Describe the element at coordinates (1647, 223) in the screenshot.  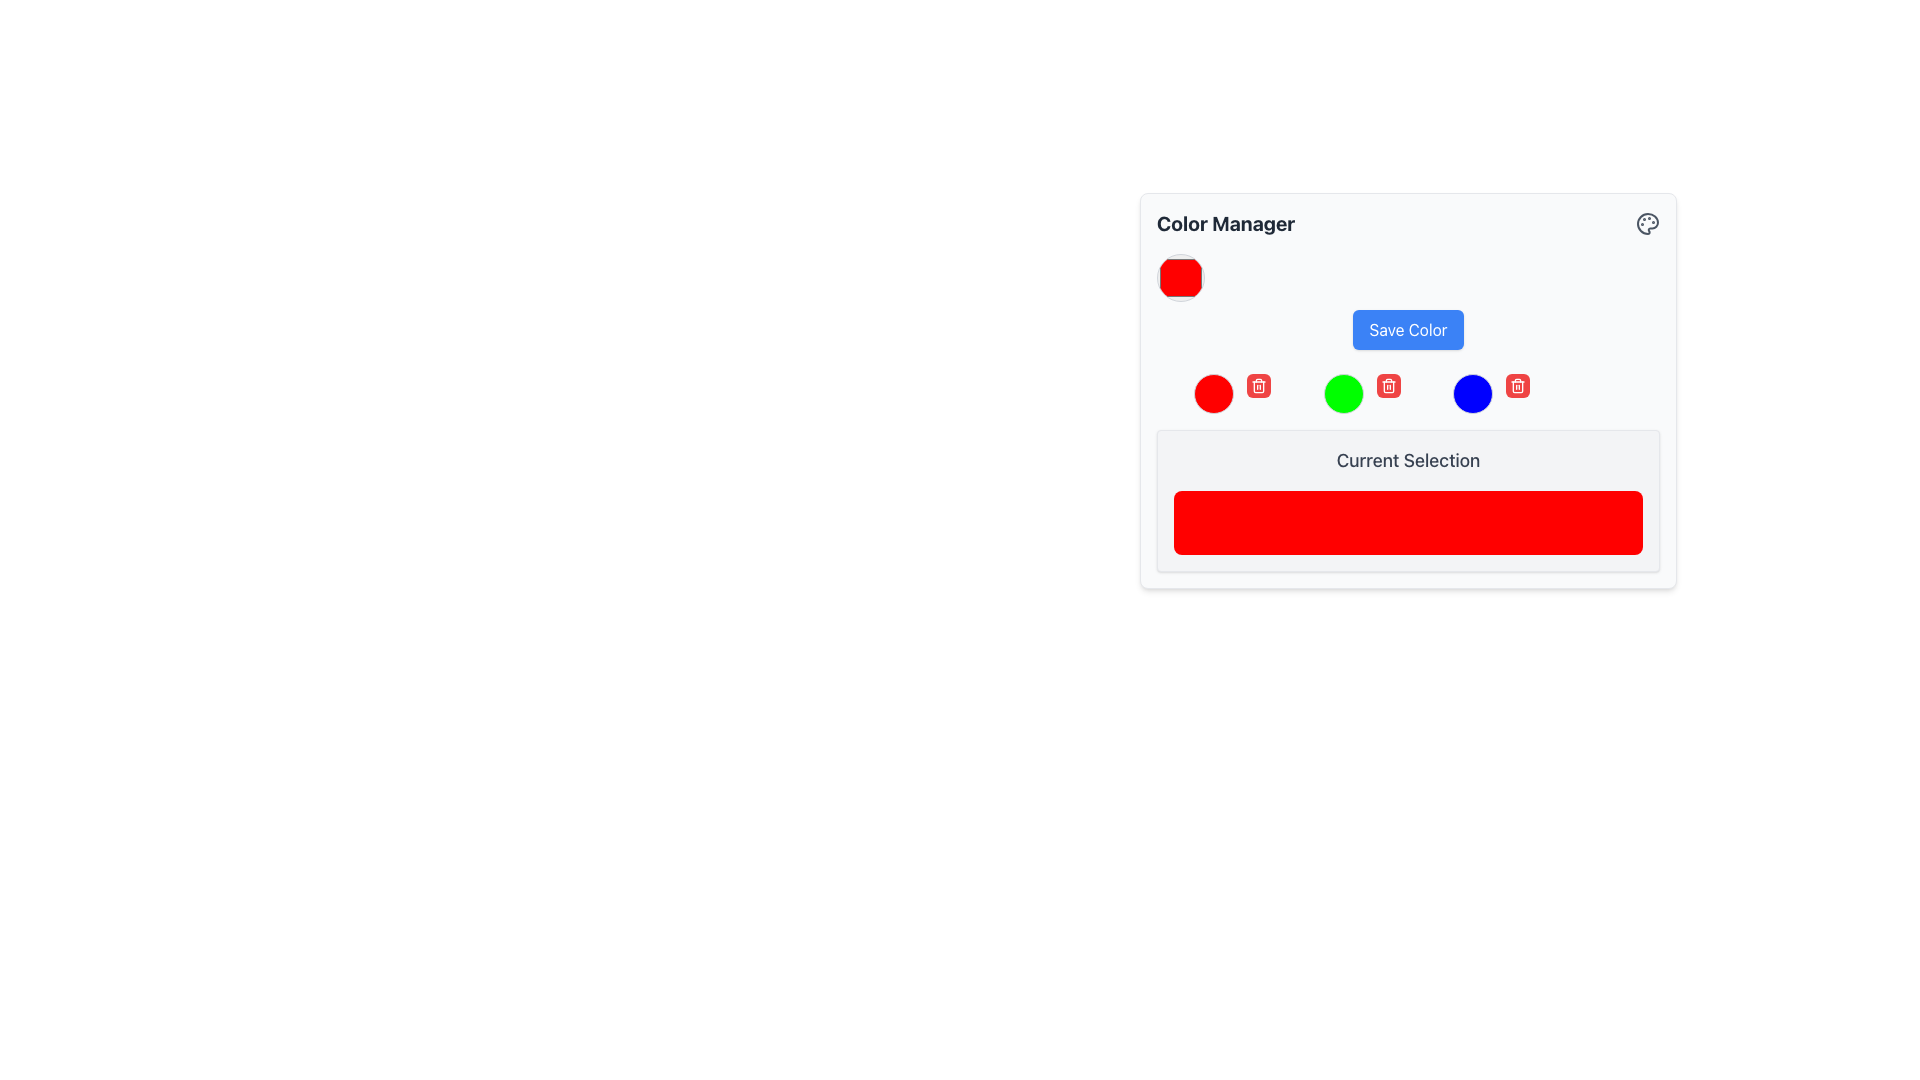
I see `the icon located at the far right of the header area in the 'Color Manager' section` at that location.